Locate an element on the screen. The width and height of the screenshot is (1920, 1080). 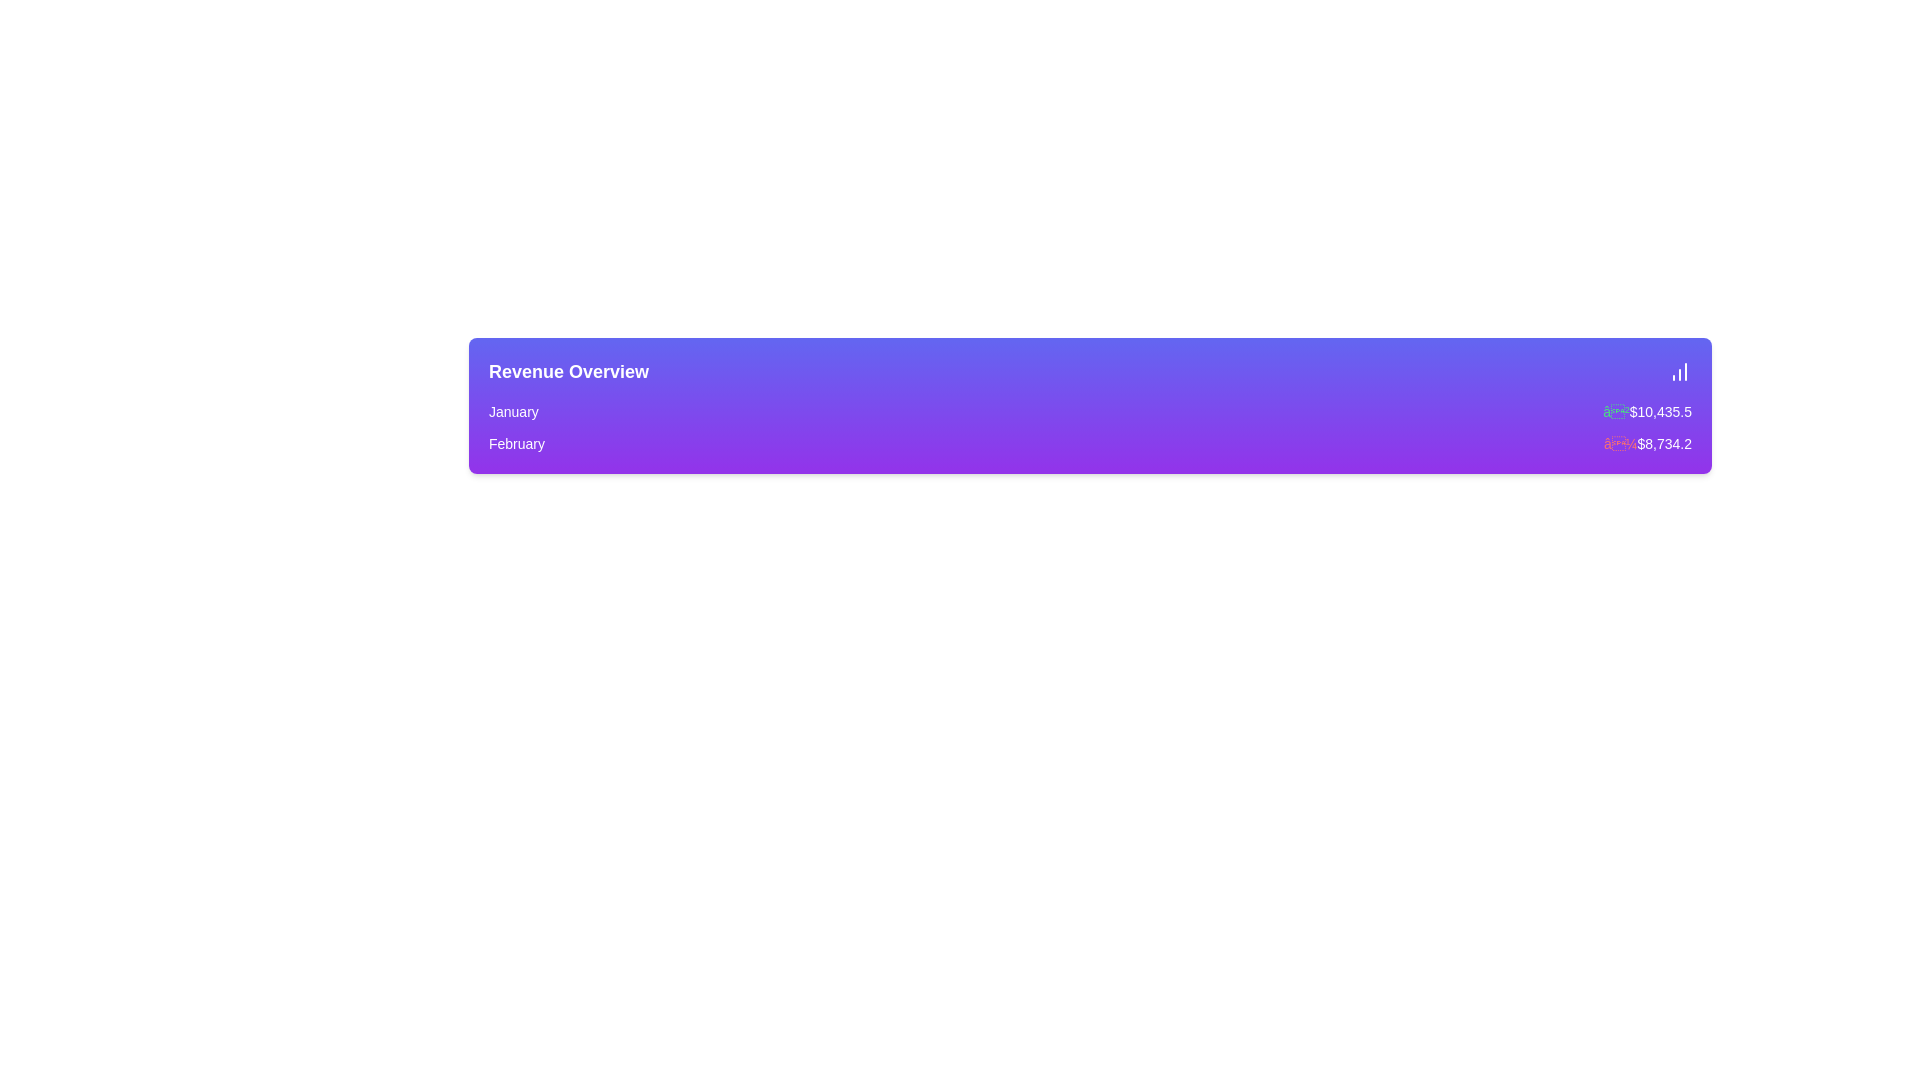
the financial value text element associated with February's data in the bottom-right corner of the light purple panel to interact with it is located at coordinates (1647, 442).